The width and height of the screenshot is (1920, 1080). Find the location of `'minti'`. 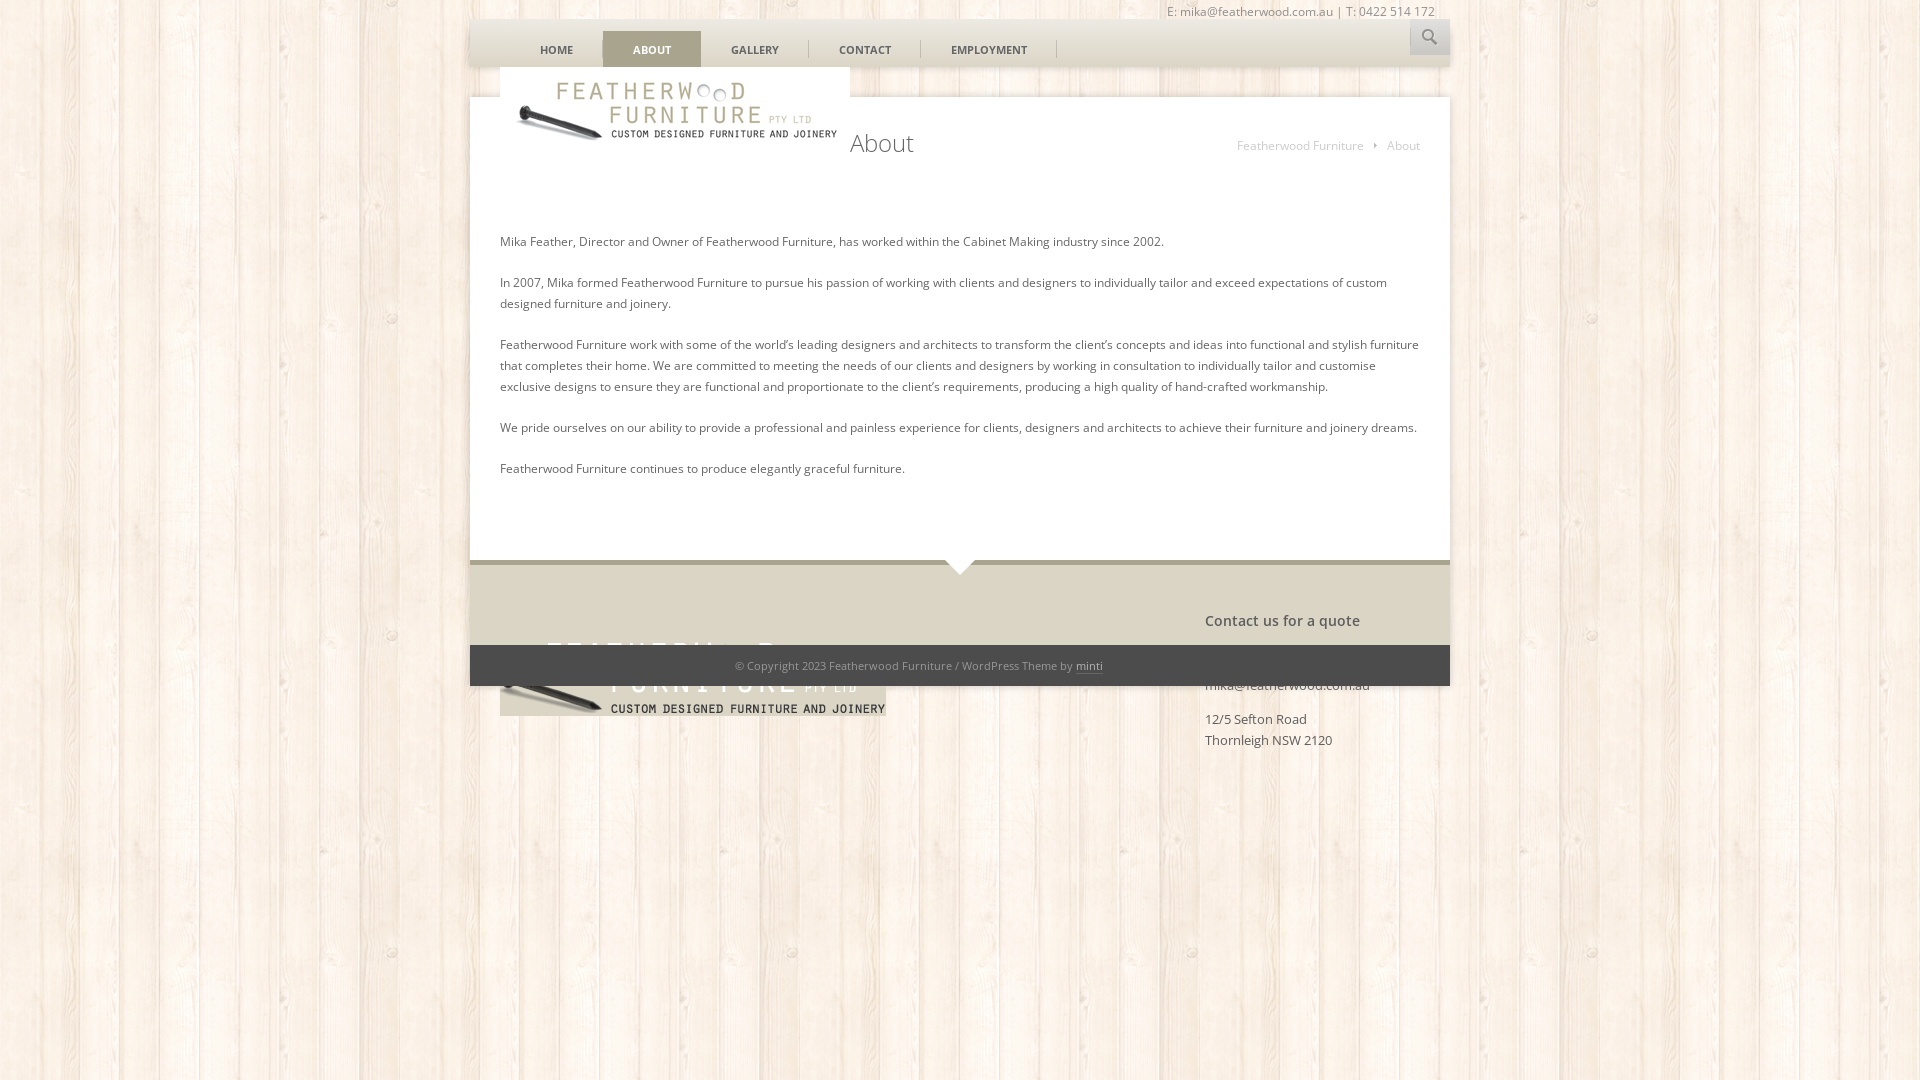

'minti' is located at coordinates (1088, 666).